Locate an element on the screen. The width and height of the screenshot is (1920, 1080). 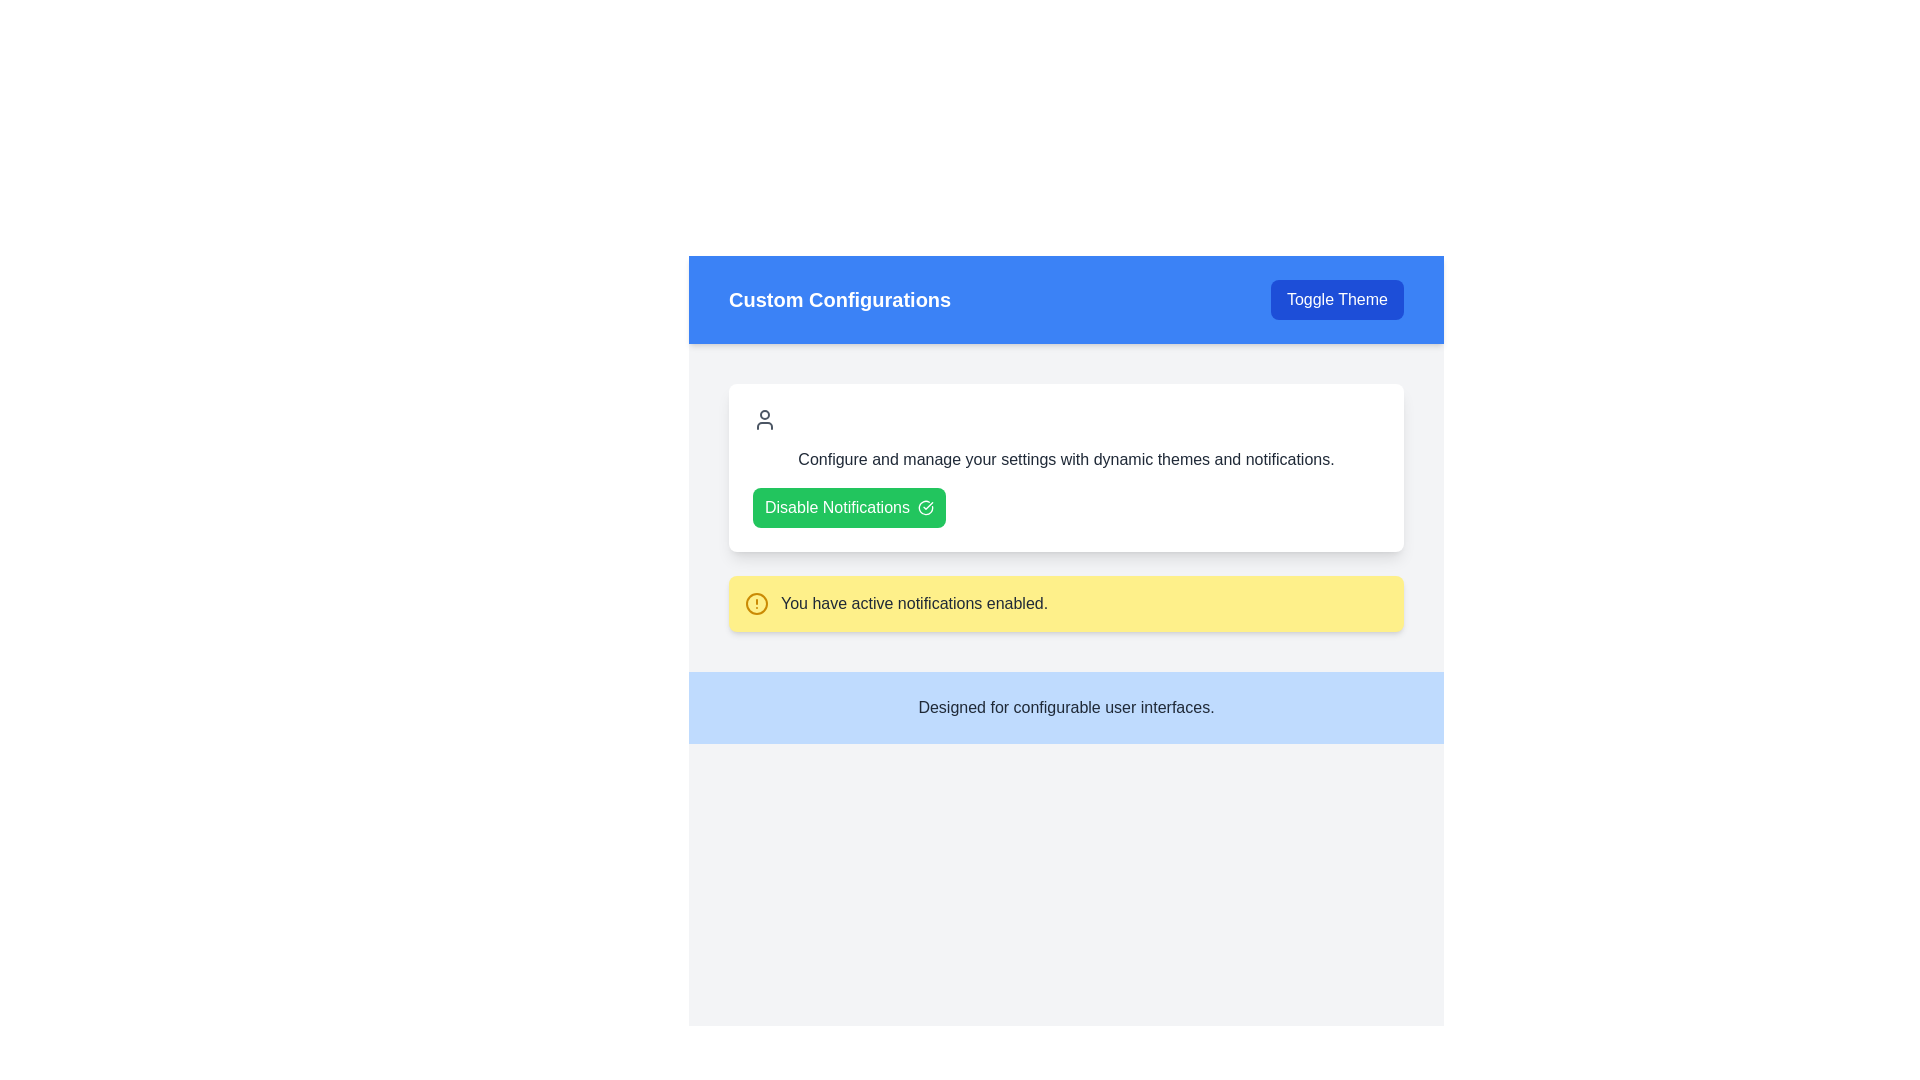
the Text Label that serves as a header or title for the section, located on the left side of the header bar, preceding the 'Toggle Theme' button is located at coordinates (840, 300).